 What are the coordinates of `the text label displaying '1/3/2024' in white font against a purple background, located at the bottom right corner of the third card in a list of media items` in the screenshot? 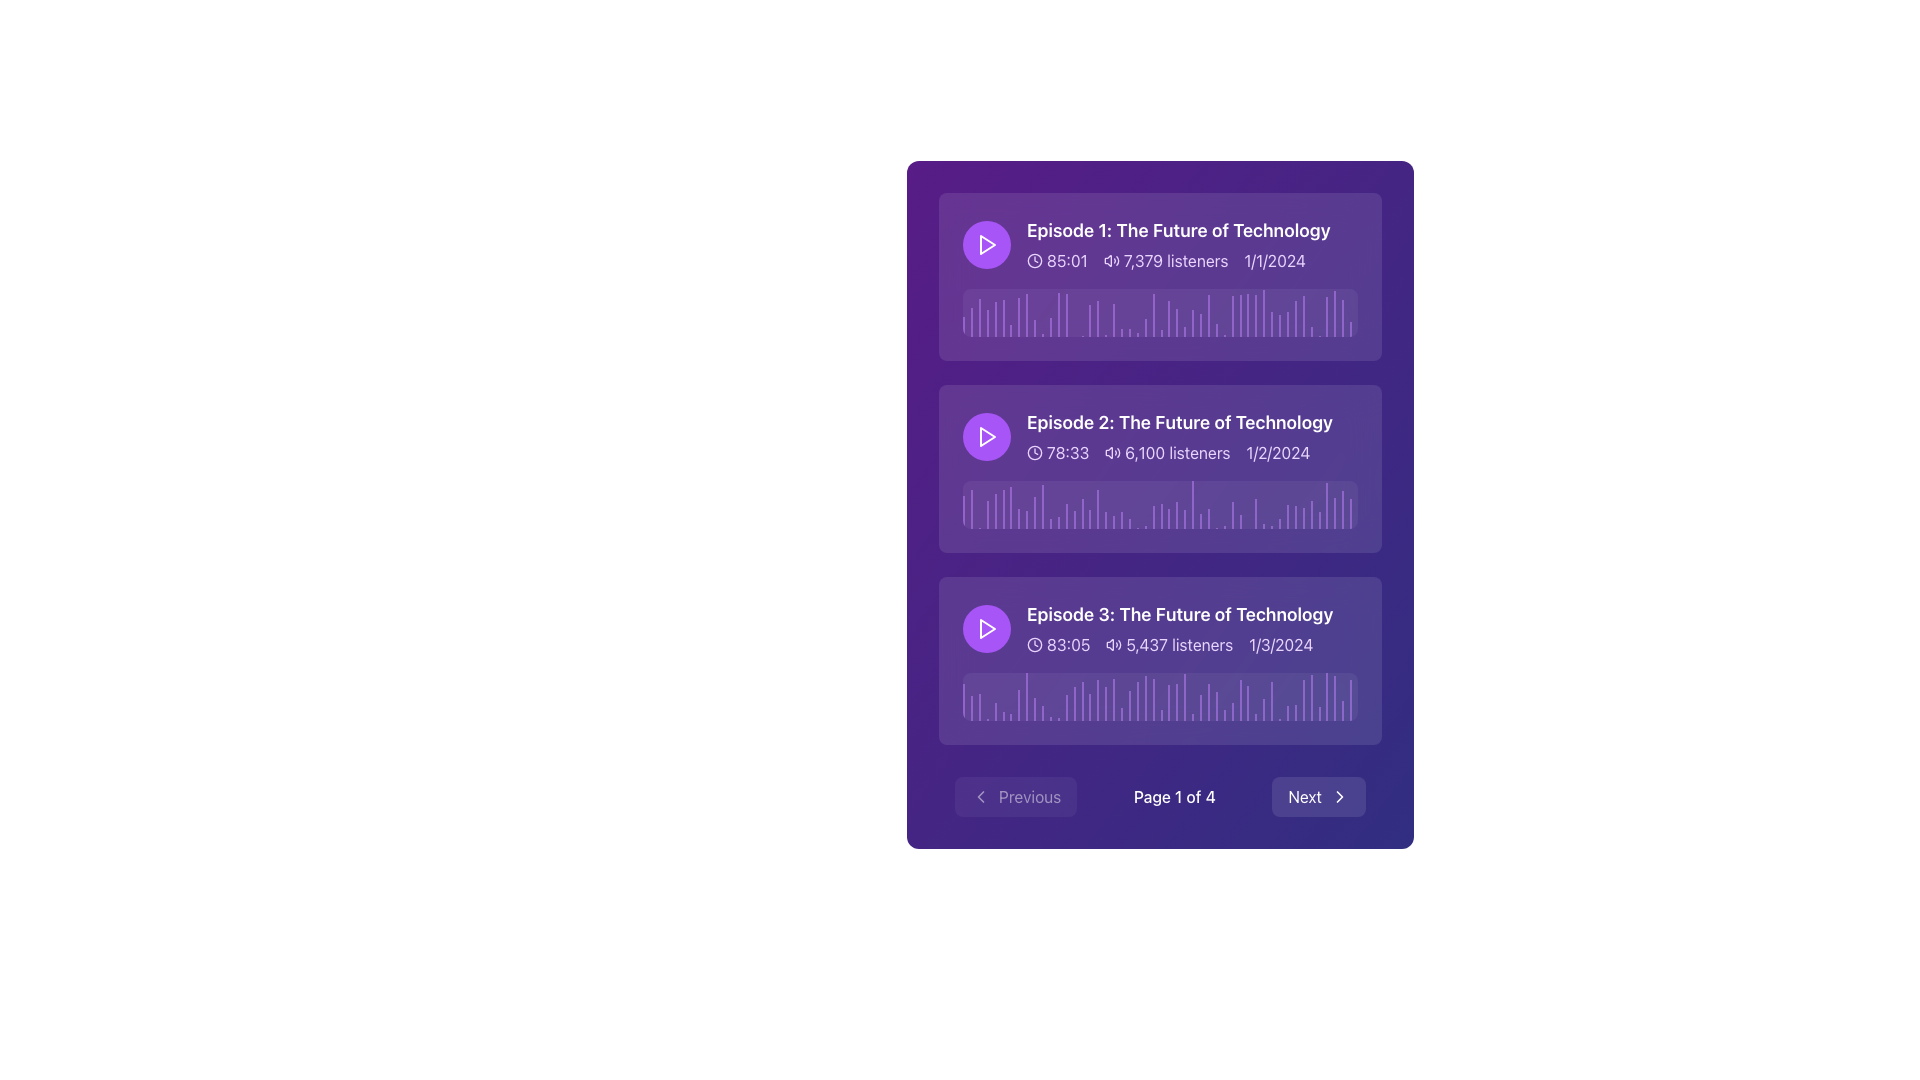 It's located at (1281, 644).